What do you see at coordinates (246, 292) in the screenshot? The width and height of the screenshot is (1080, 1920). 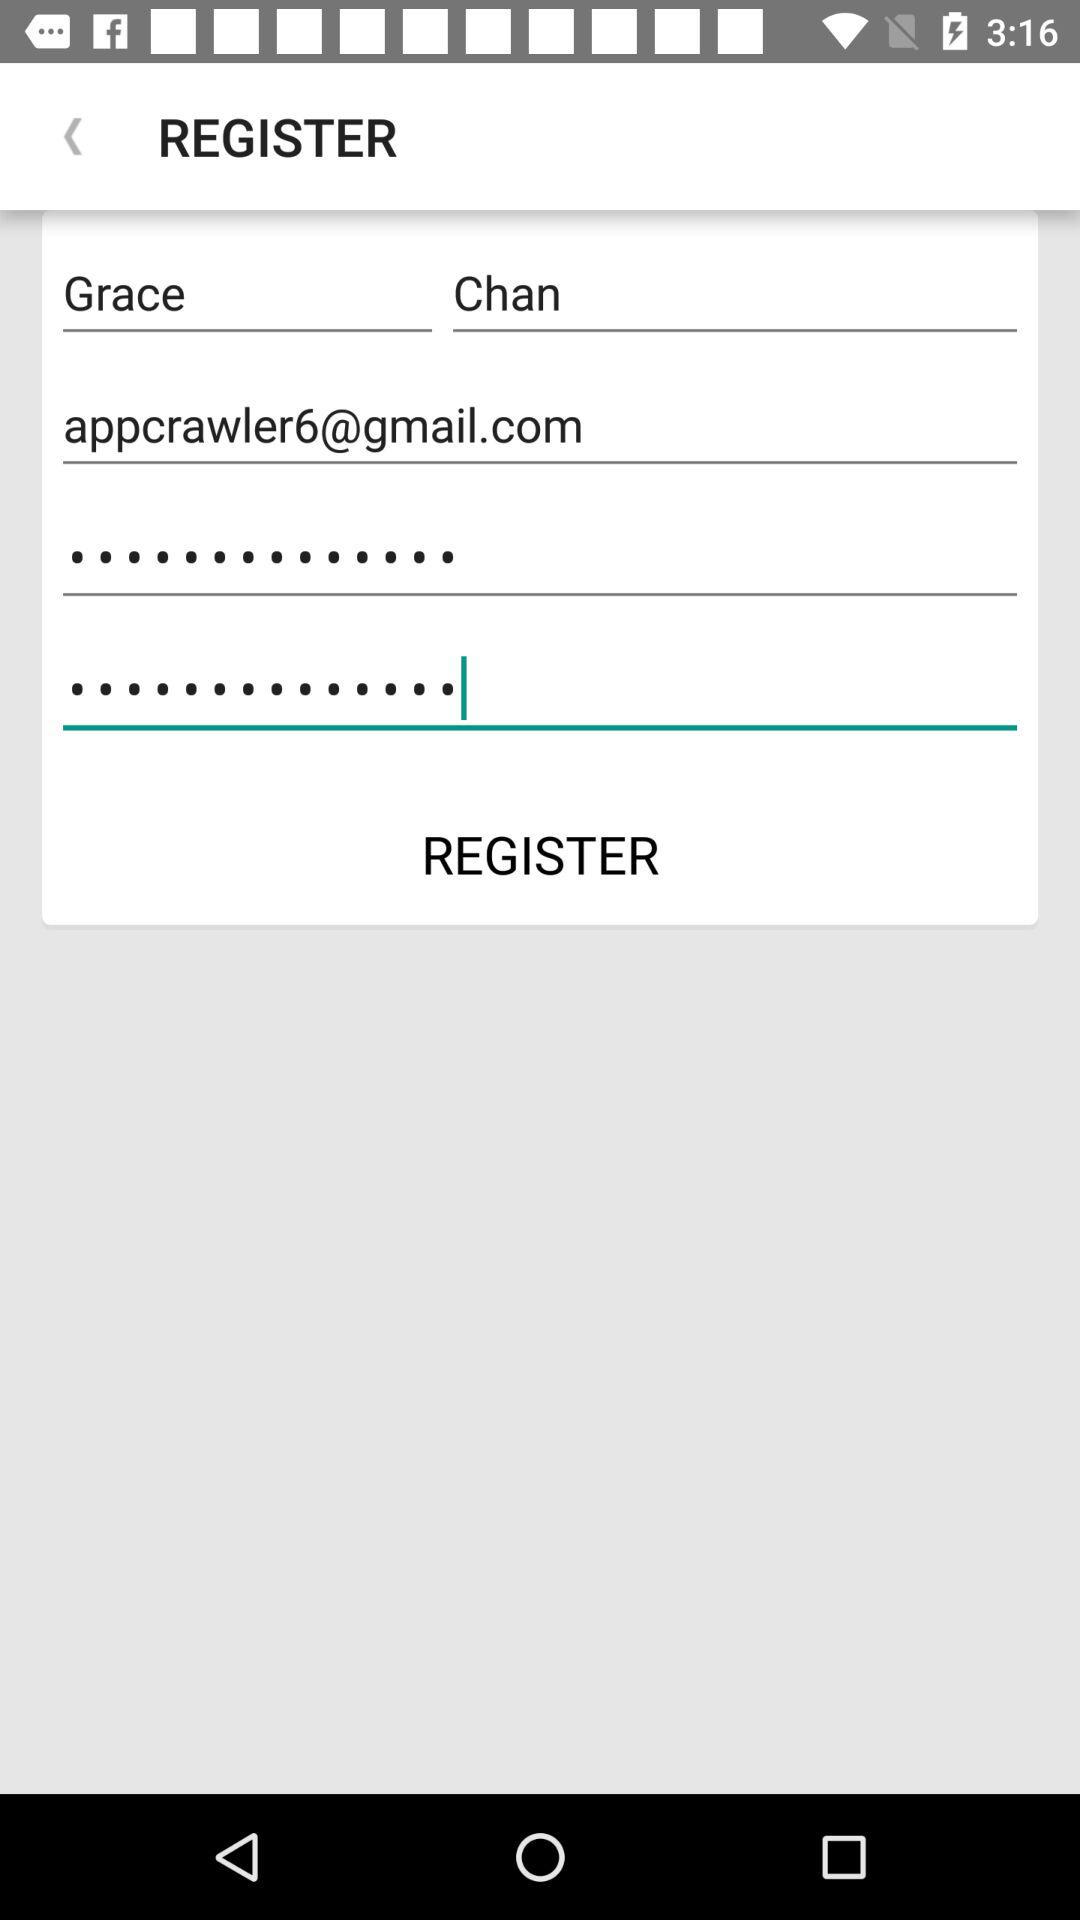 I see `the grace icon` at bounding box center [246, 292].